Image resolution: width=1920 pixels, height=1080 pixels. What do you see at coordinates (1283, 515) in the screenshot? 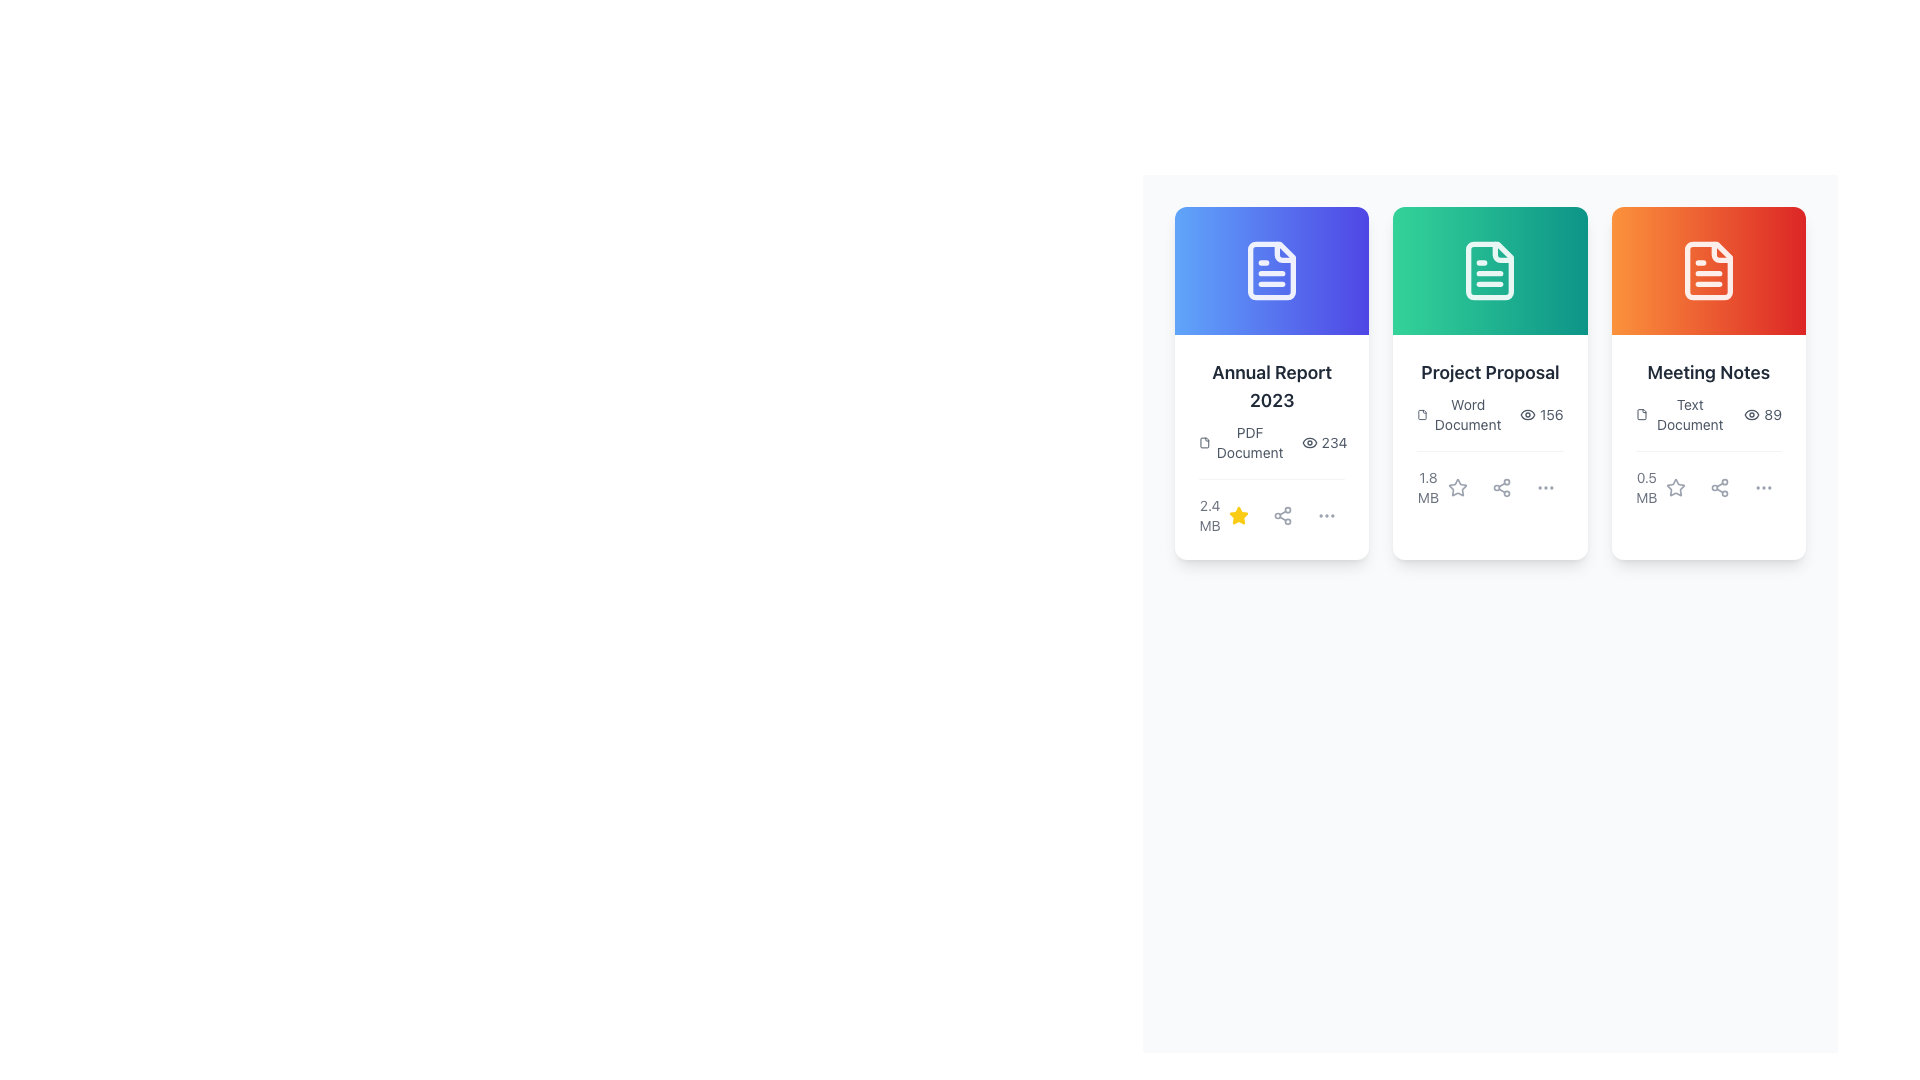
I see `the icon button that represents a share symbol, styled in soft gray tones, located at the bottom-middle section of the card for 'Annual Report 2023', positioned between a yellow star icon and an icon with three vertical dots` at bounding box center [1283, 515].